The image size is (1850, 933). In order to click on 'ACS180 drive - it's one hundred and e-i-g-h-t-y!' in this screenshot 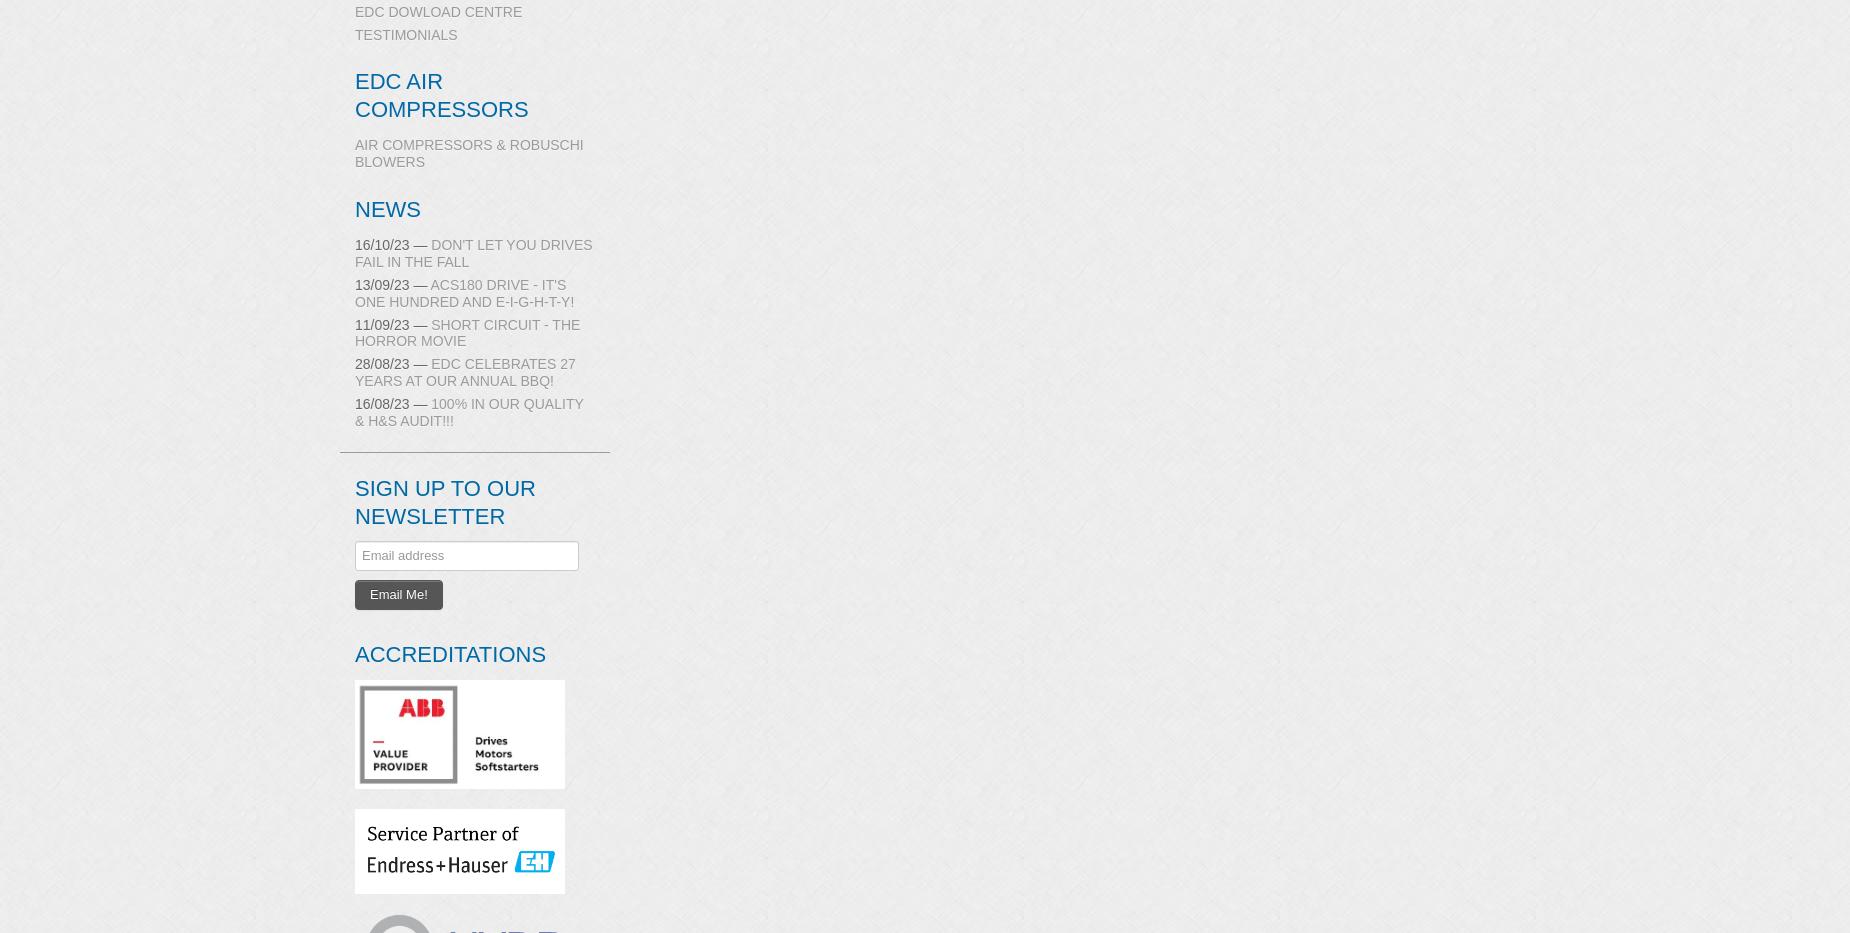, I will do `click(464, 292)`.